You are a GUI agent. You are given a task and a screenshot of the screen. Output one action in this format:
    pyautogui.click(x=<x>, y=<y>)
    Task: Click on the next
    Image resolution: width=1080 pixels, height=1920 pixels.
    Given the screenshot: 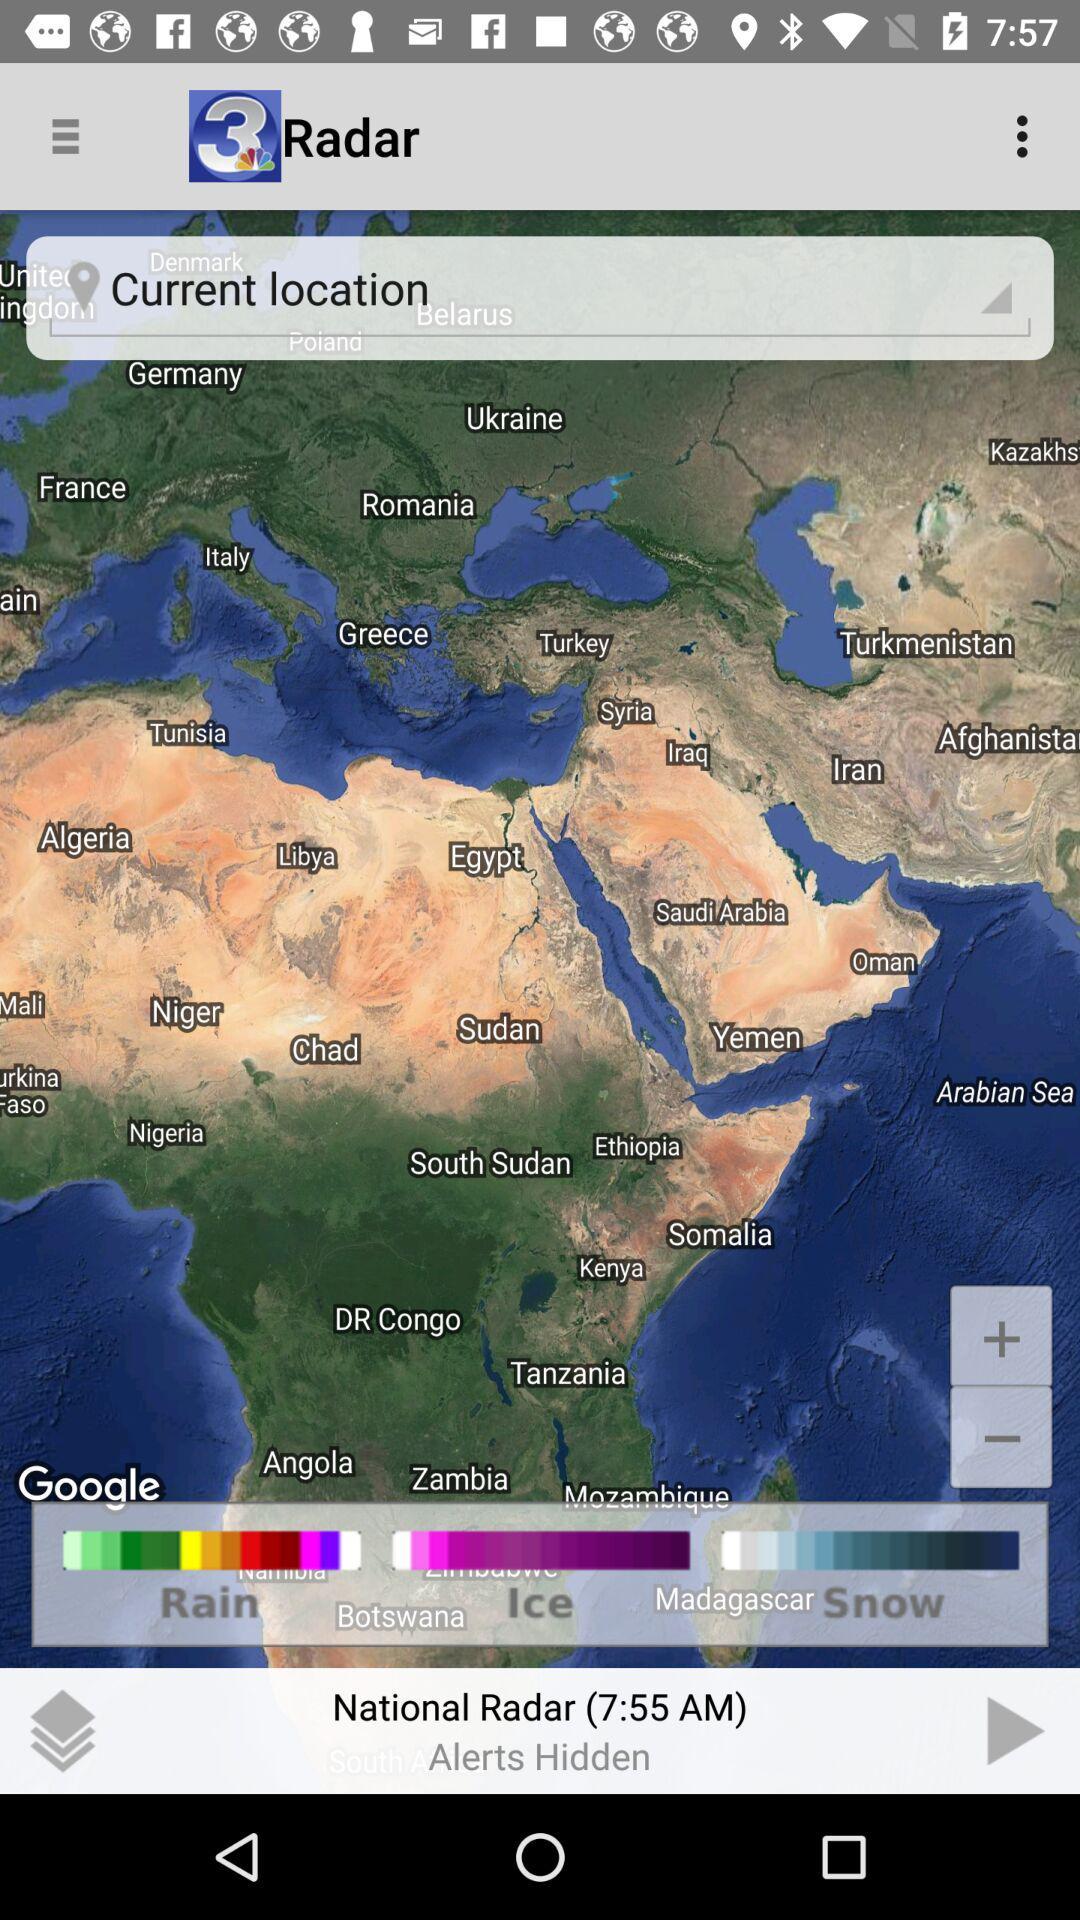 What is the action you would take?
    pyautogui.click(x=1017, y=1730)
    